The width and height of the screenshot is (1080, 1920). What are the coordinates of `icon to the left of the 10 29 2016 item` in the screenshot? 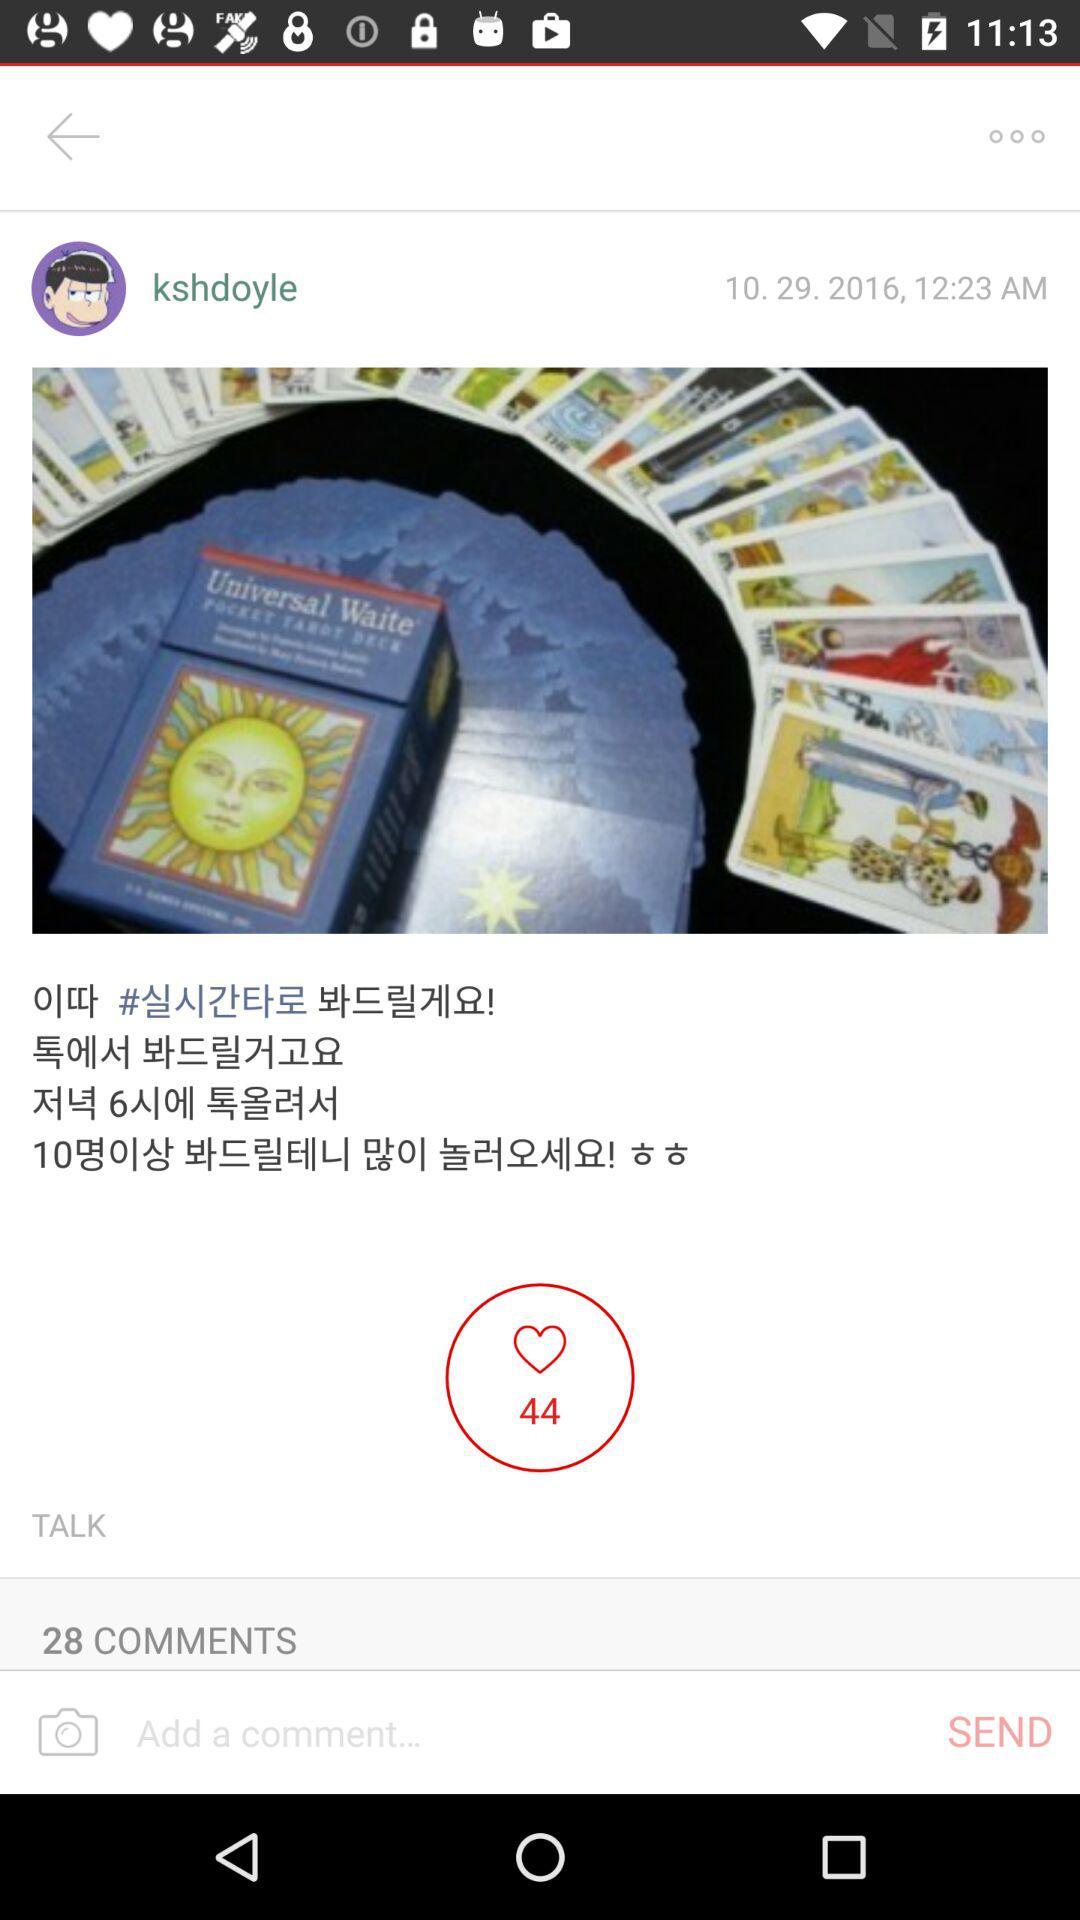 It's located at (224, 287).